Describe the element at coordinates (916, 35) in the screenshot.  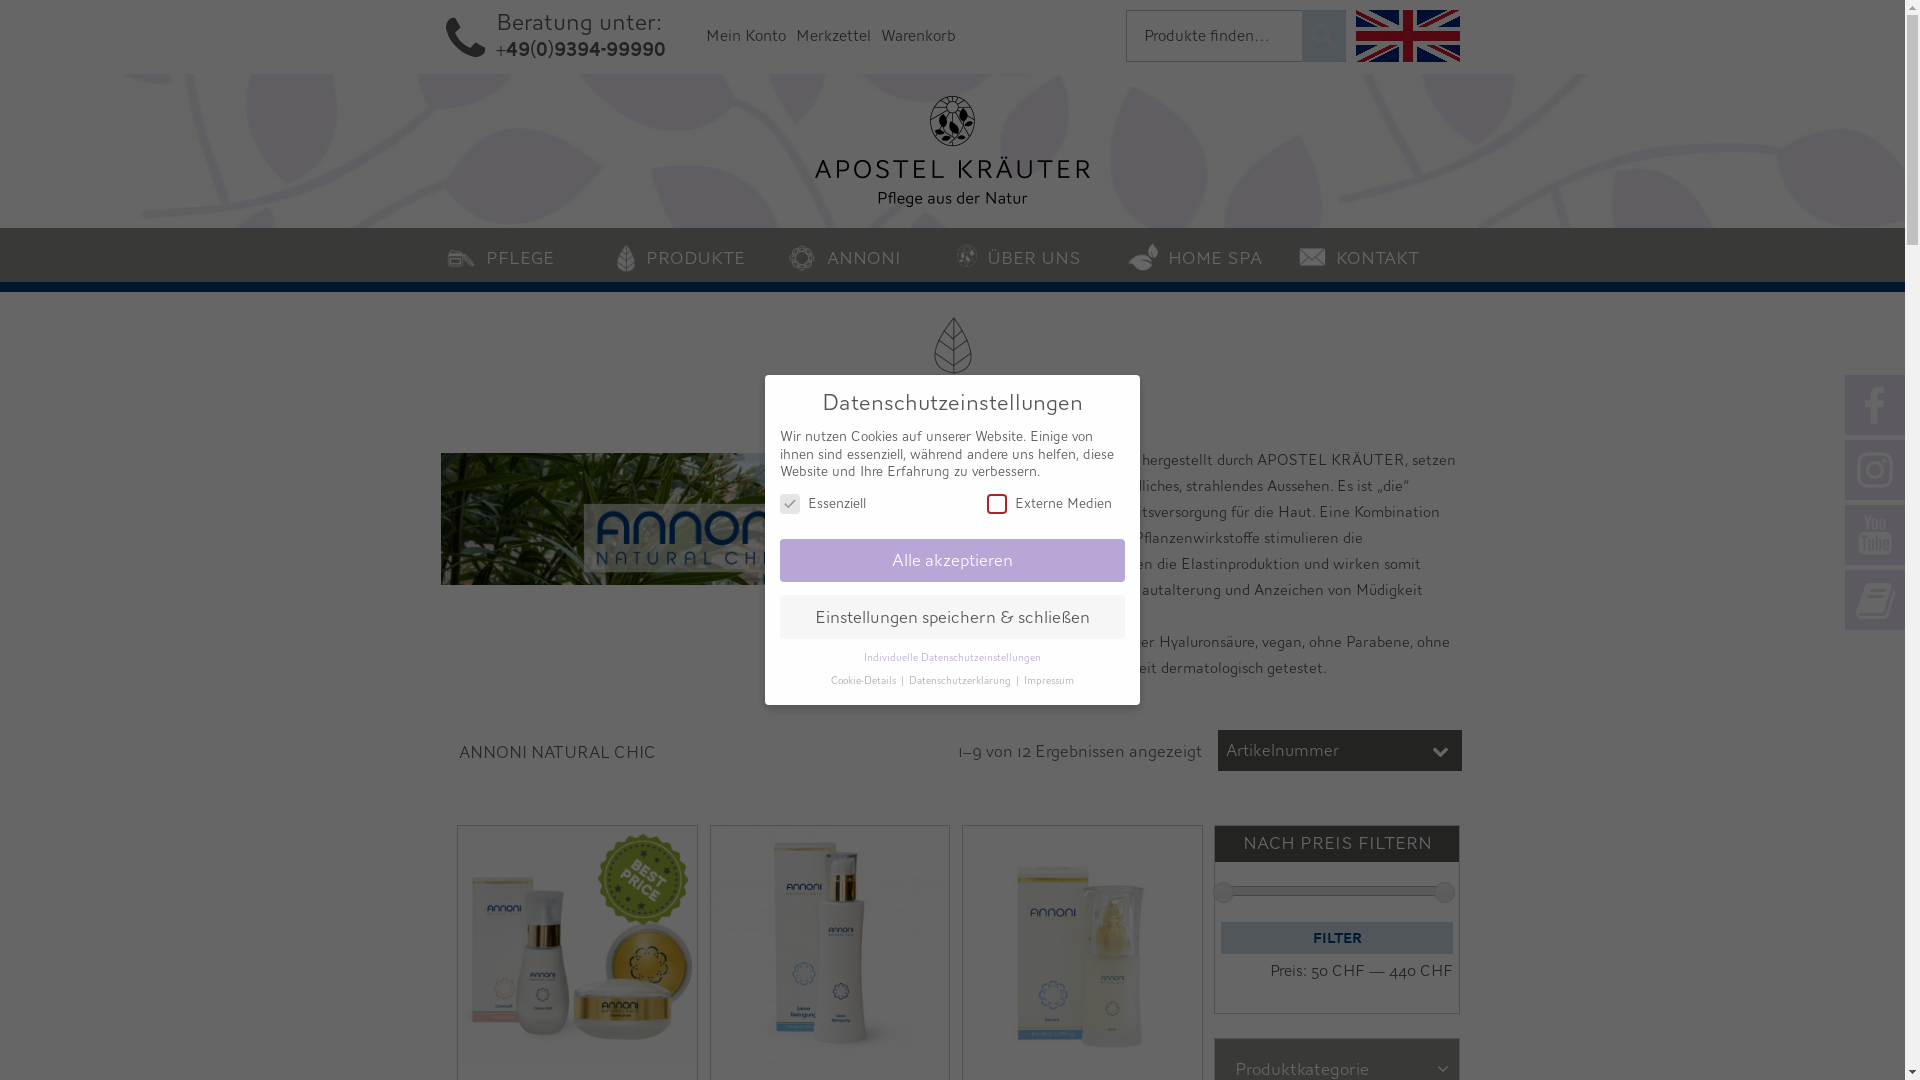
I see `'Warenkorb'` at that location.